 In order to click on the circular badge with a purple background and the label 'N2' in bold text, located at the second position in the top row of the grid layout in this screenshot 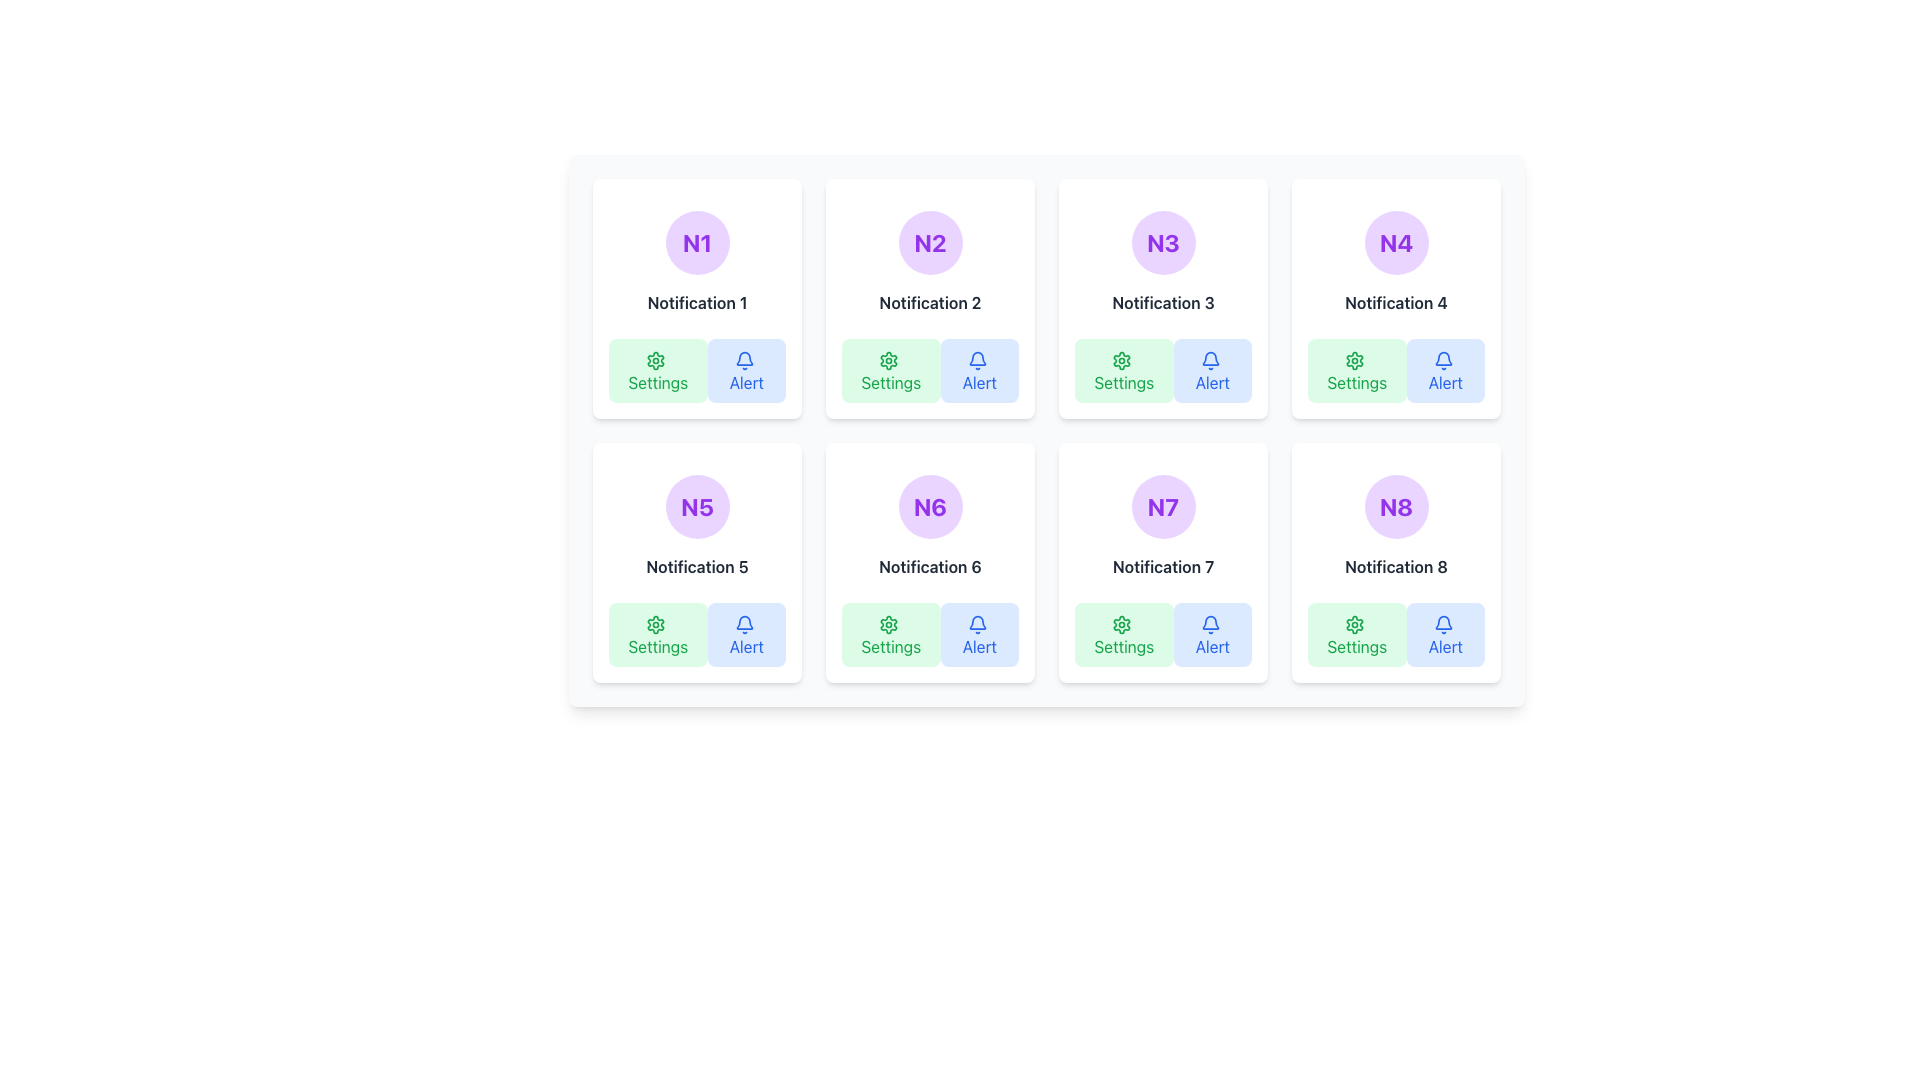, I will do `click(929, 242)`.